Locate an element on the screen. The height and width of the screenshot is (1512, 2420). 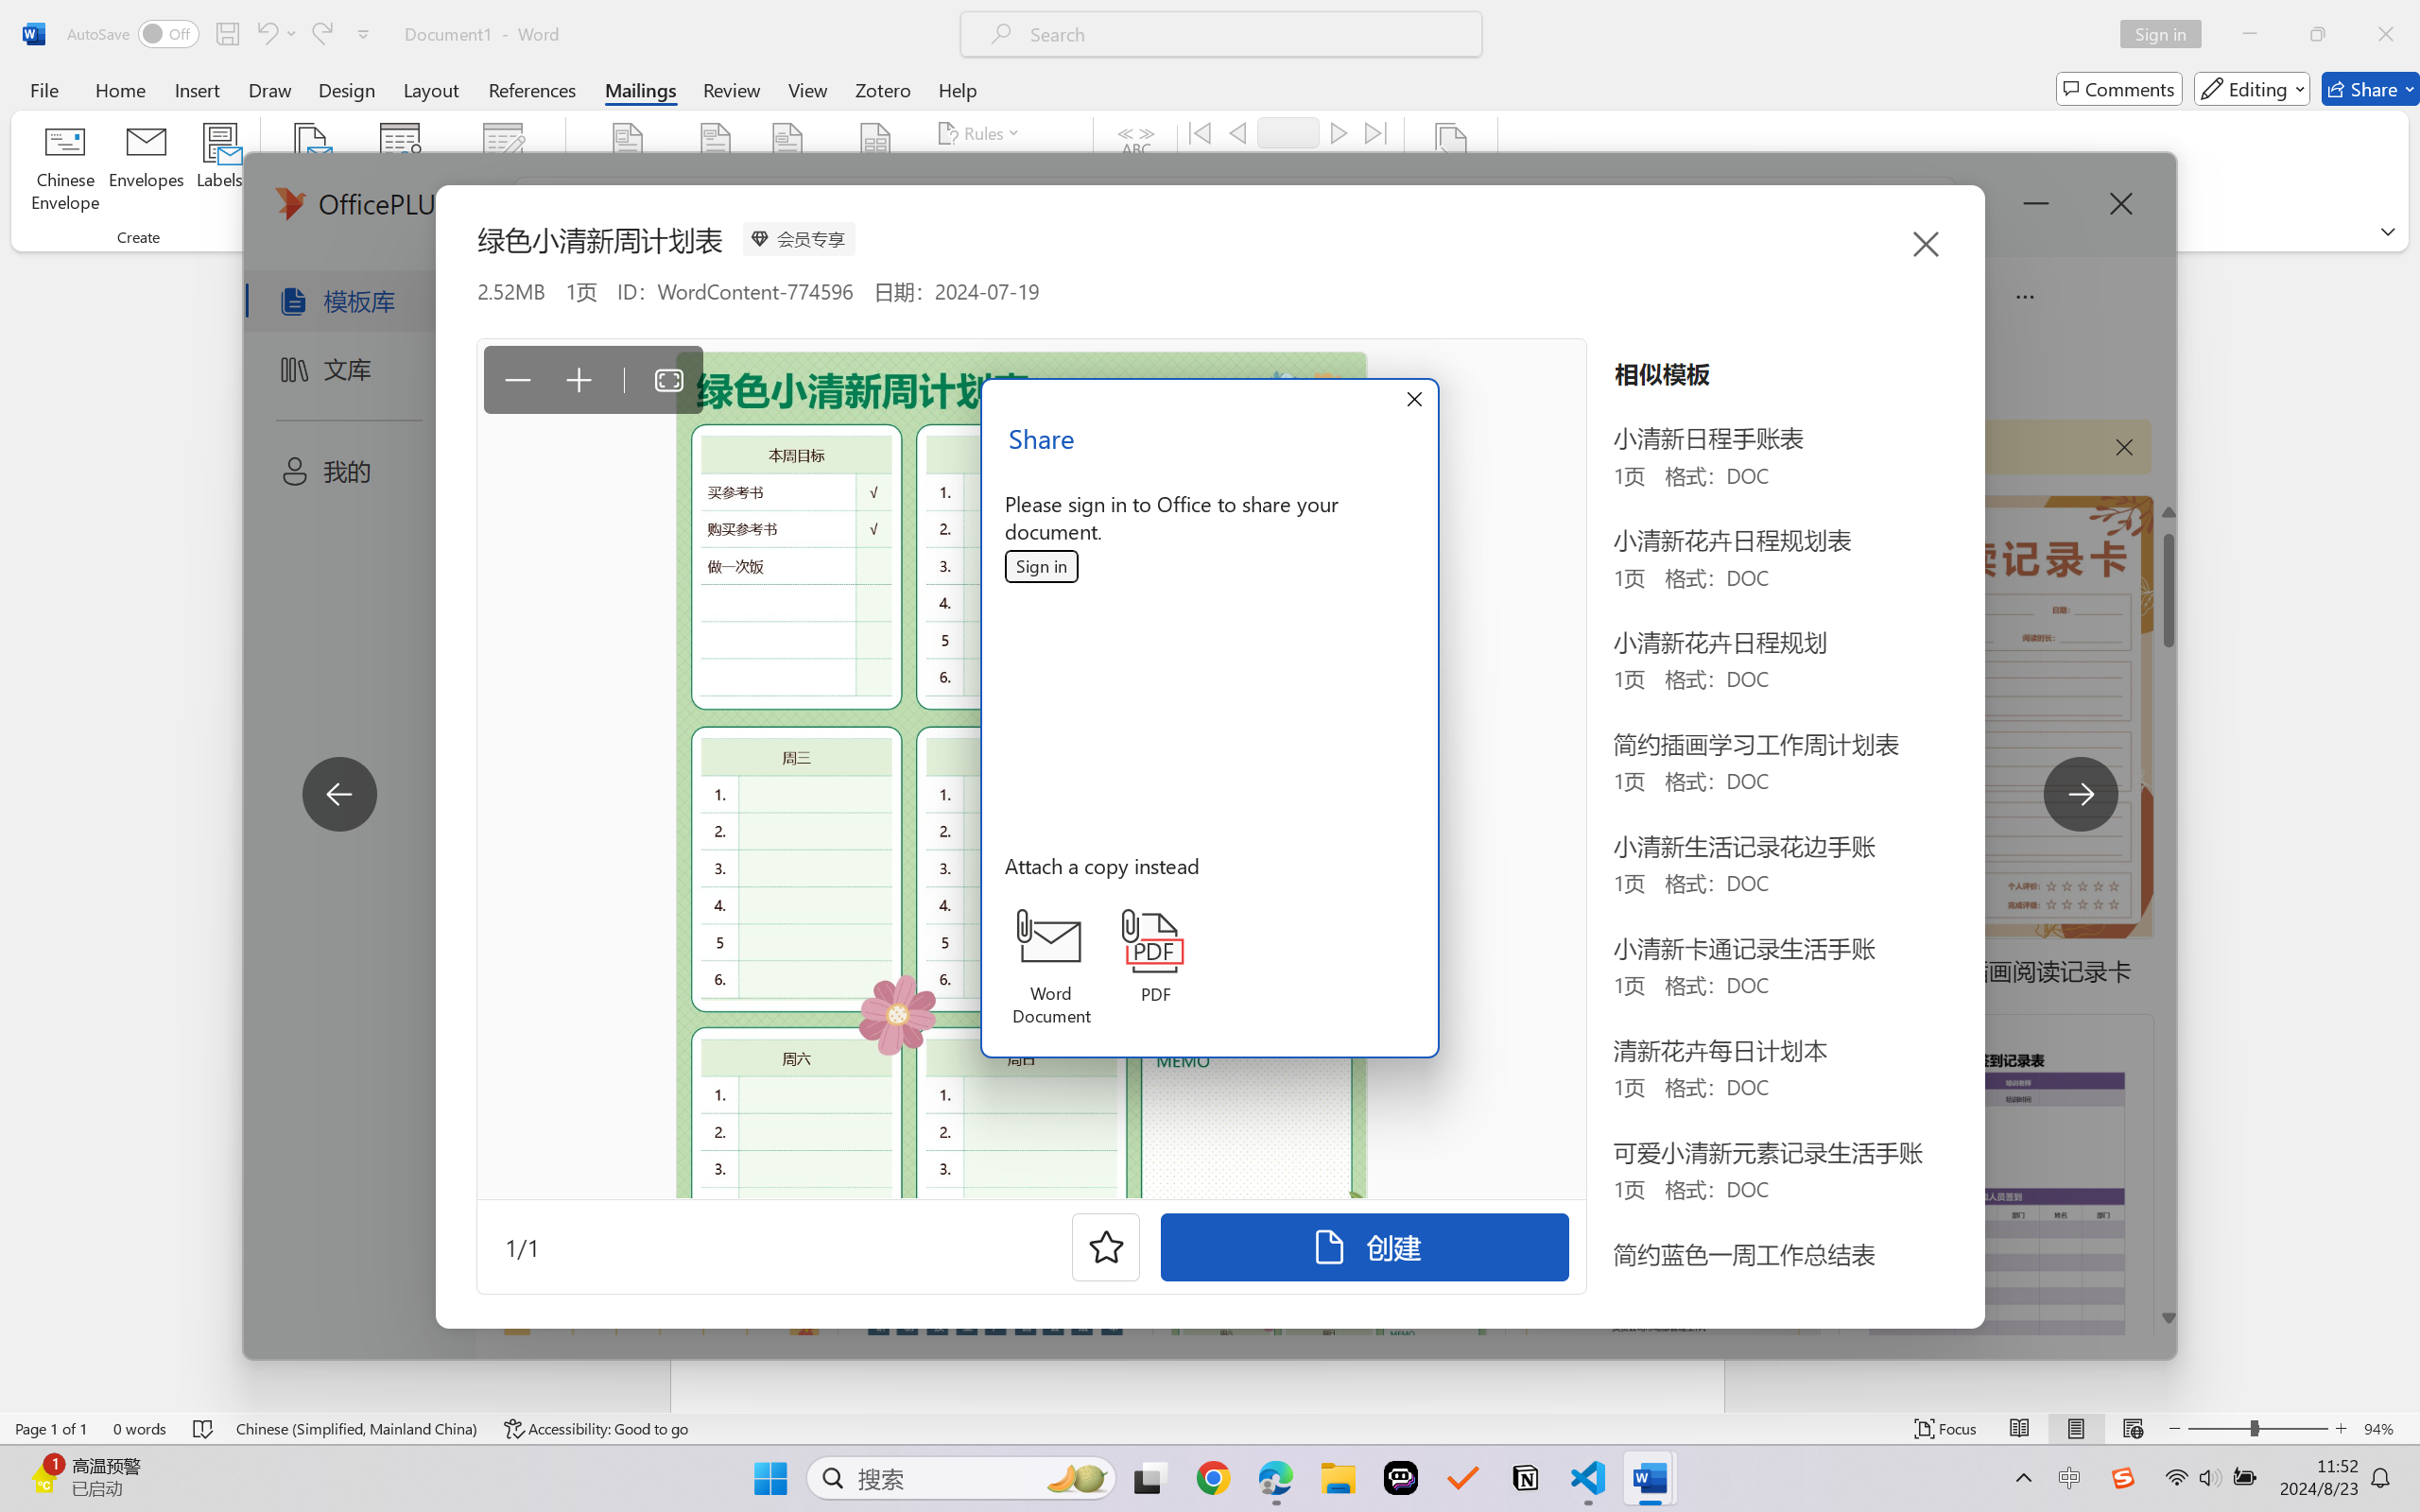
'Editing' is located at coordinates (2253, 88).